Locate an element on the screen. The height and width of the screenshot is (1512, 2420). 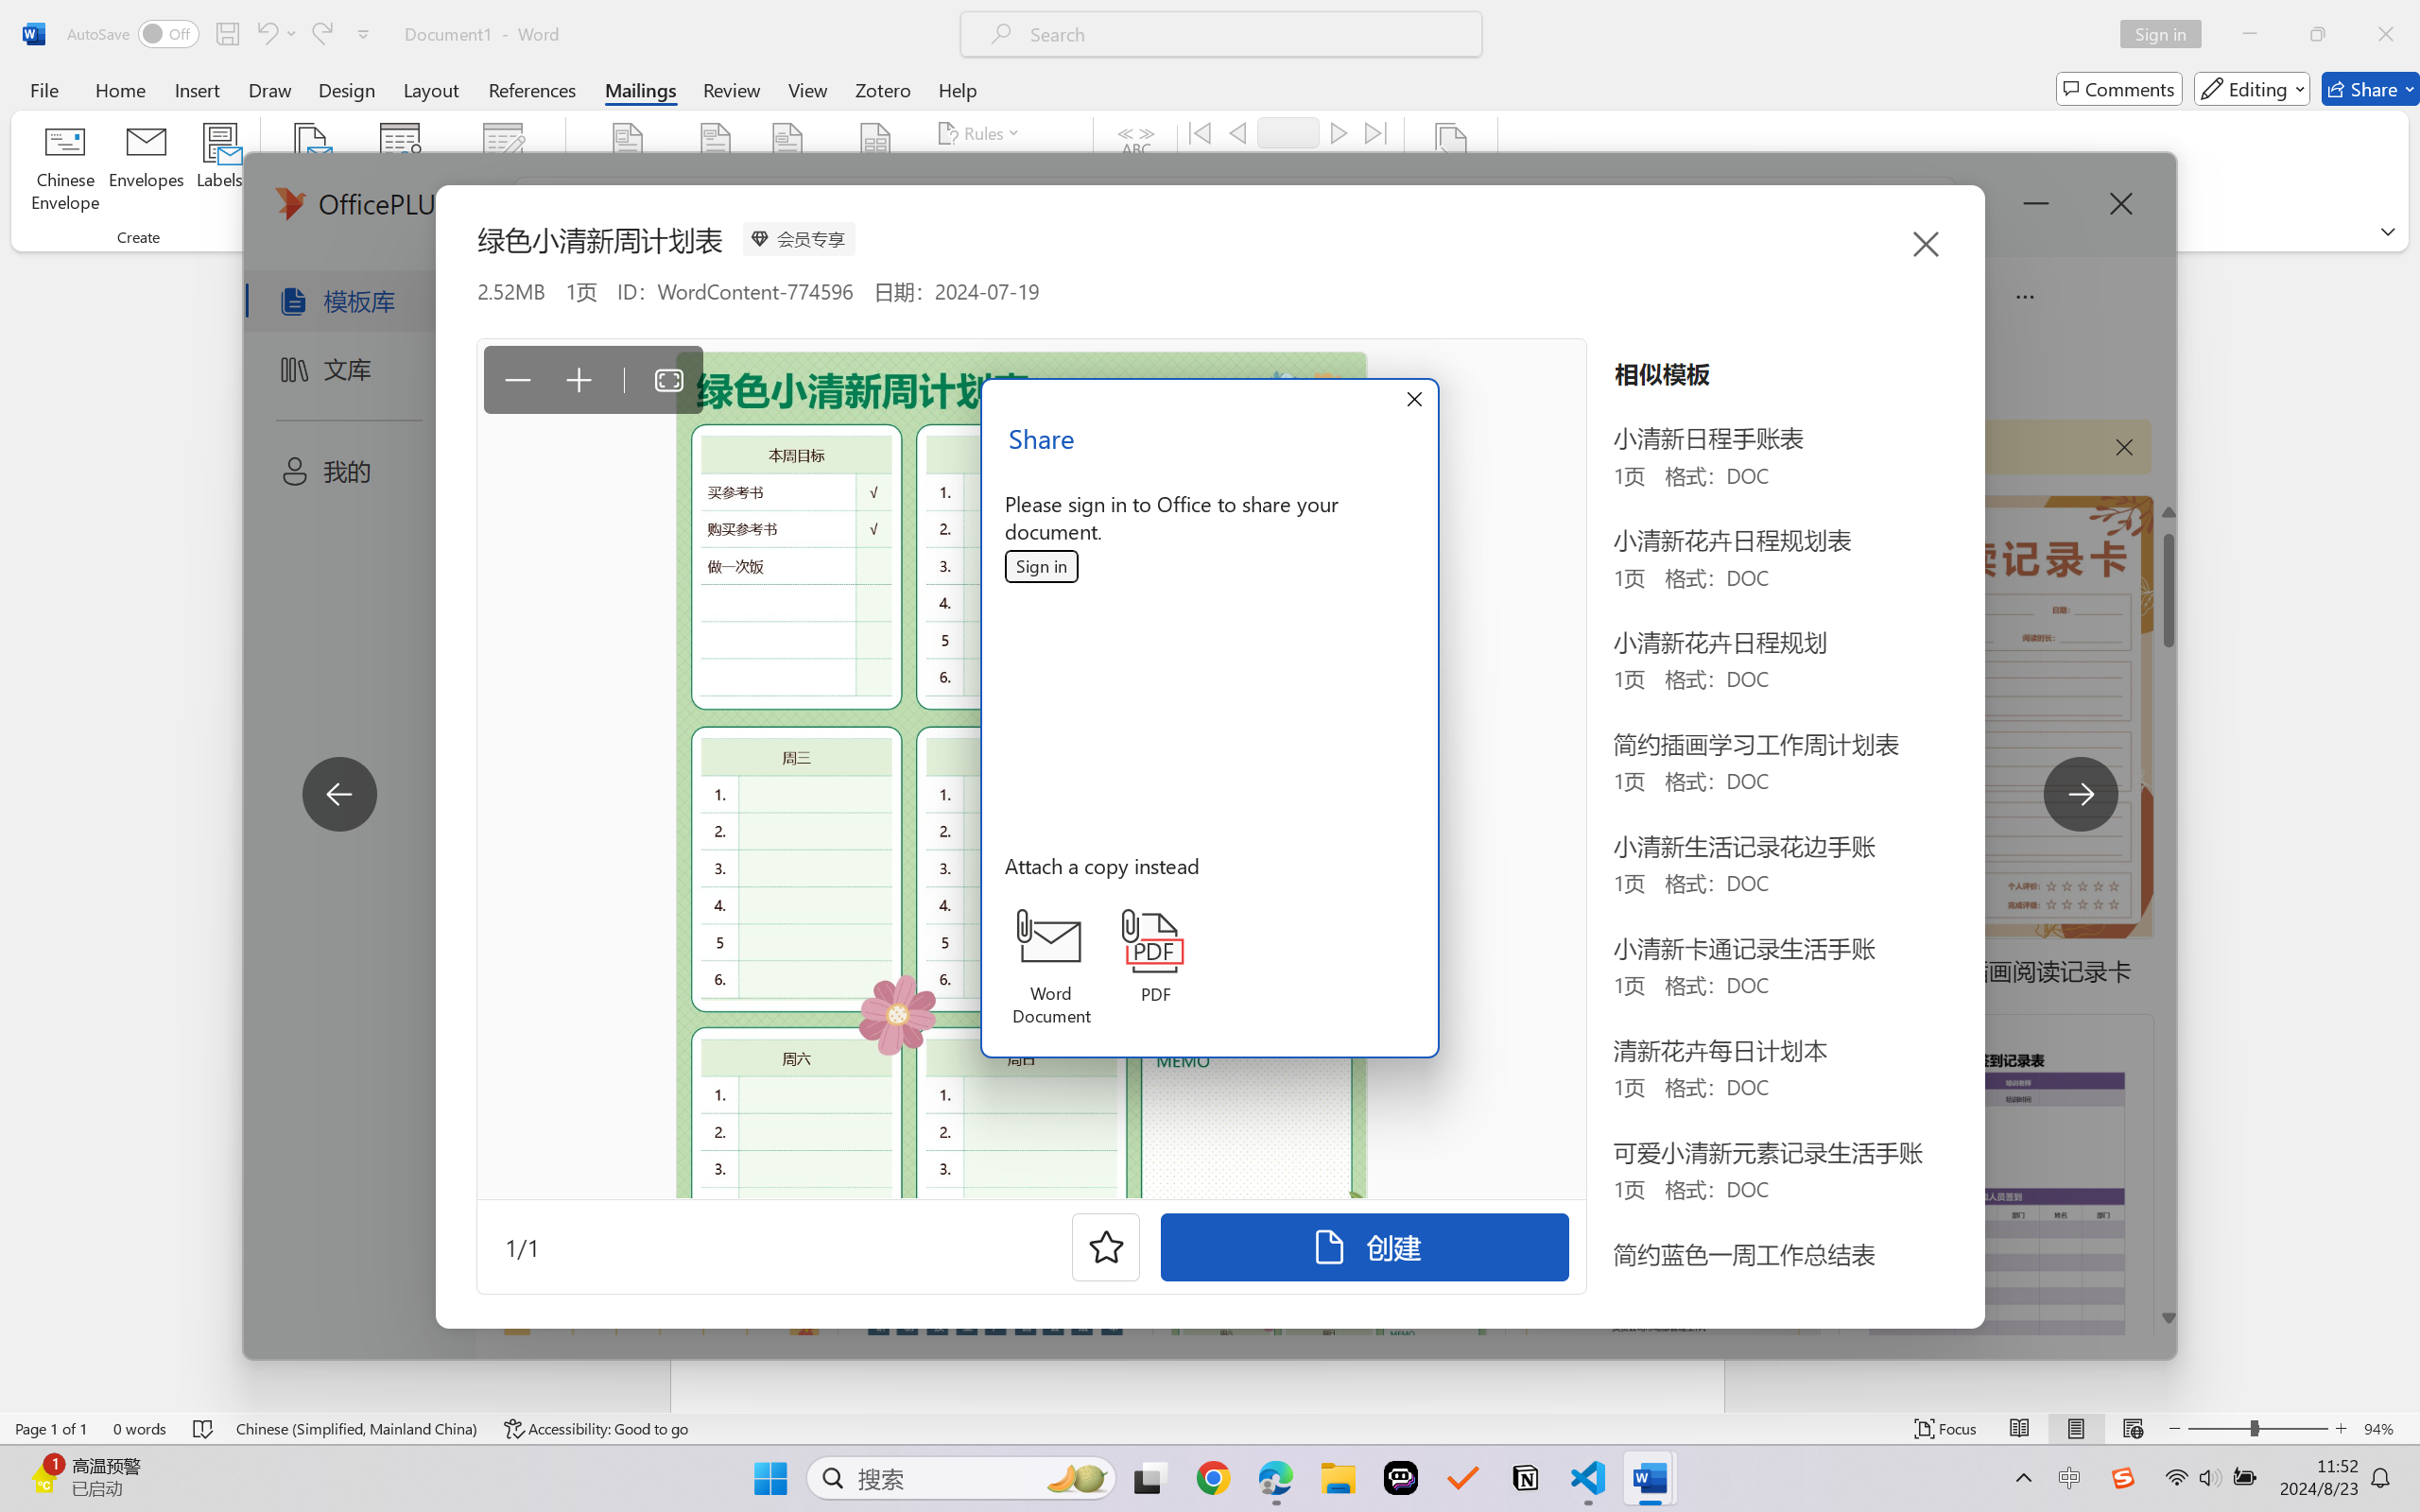
'Editing' is located at coordinates (2253, 88).